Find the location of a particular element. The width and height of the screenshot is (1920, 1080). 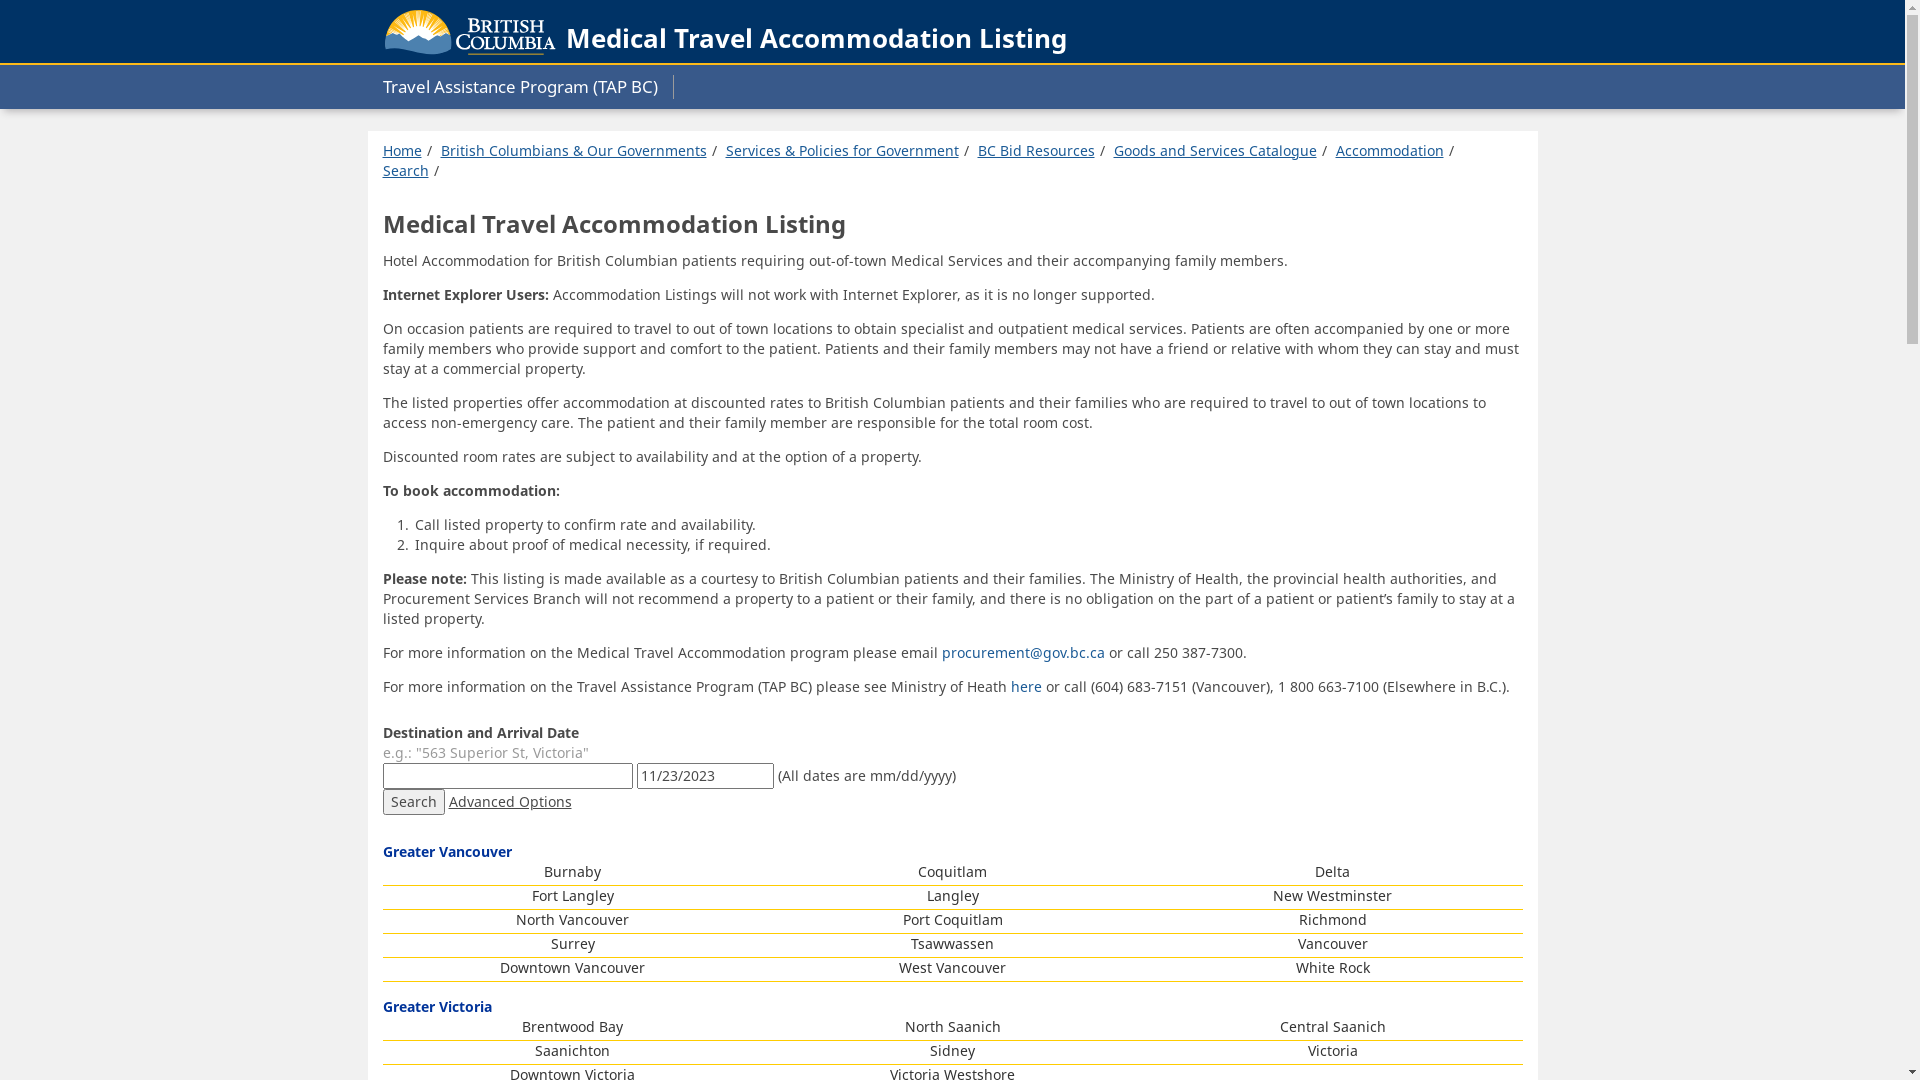

'Coquitlam' is located at coordinates (951, 870).